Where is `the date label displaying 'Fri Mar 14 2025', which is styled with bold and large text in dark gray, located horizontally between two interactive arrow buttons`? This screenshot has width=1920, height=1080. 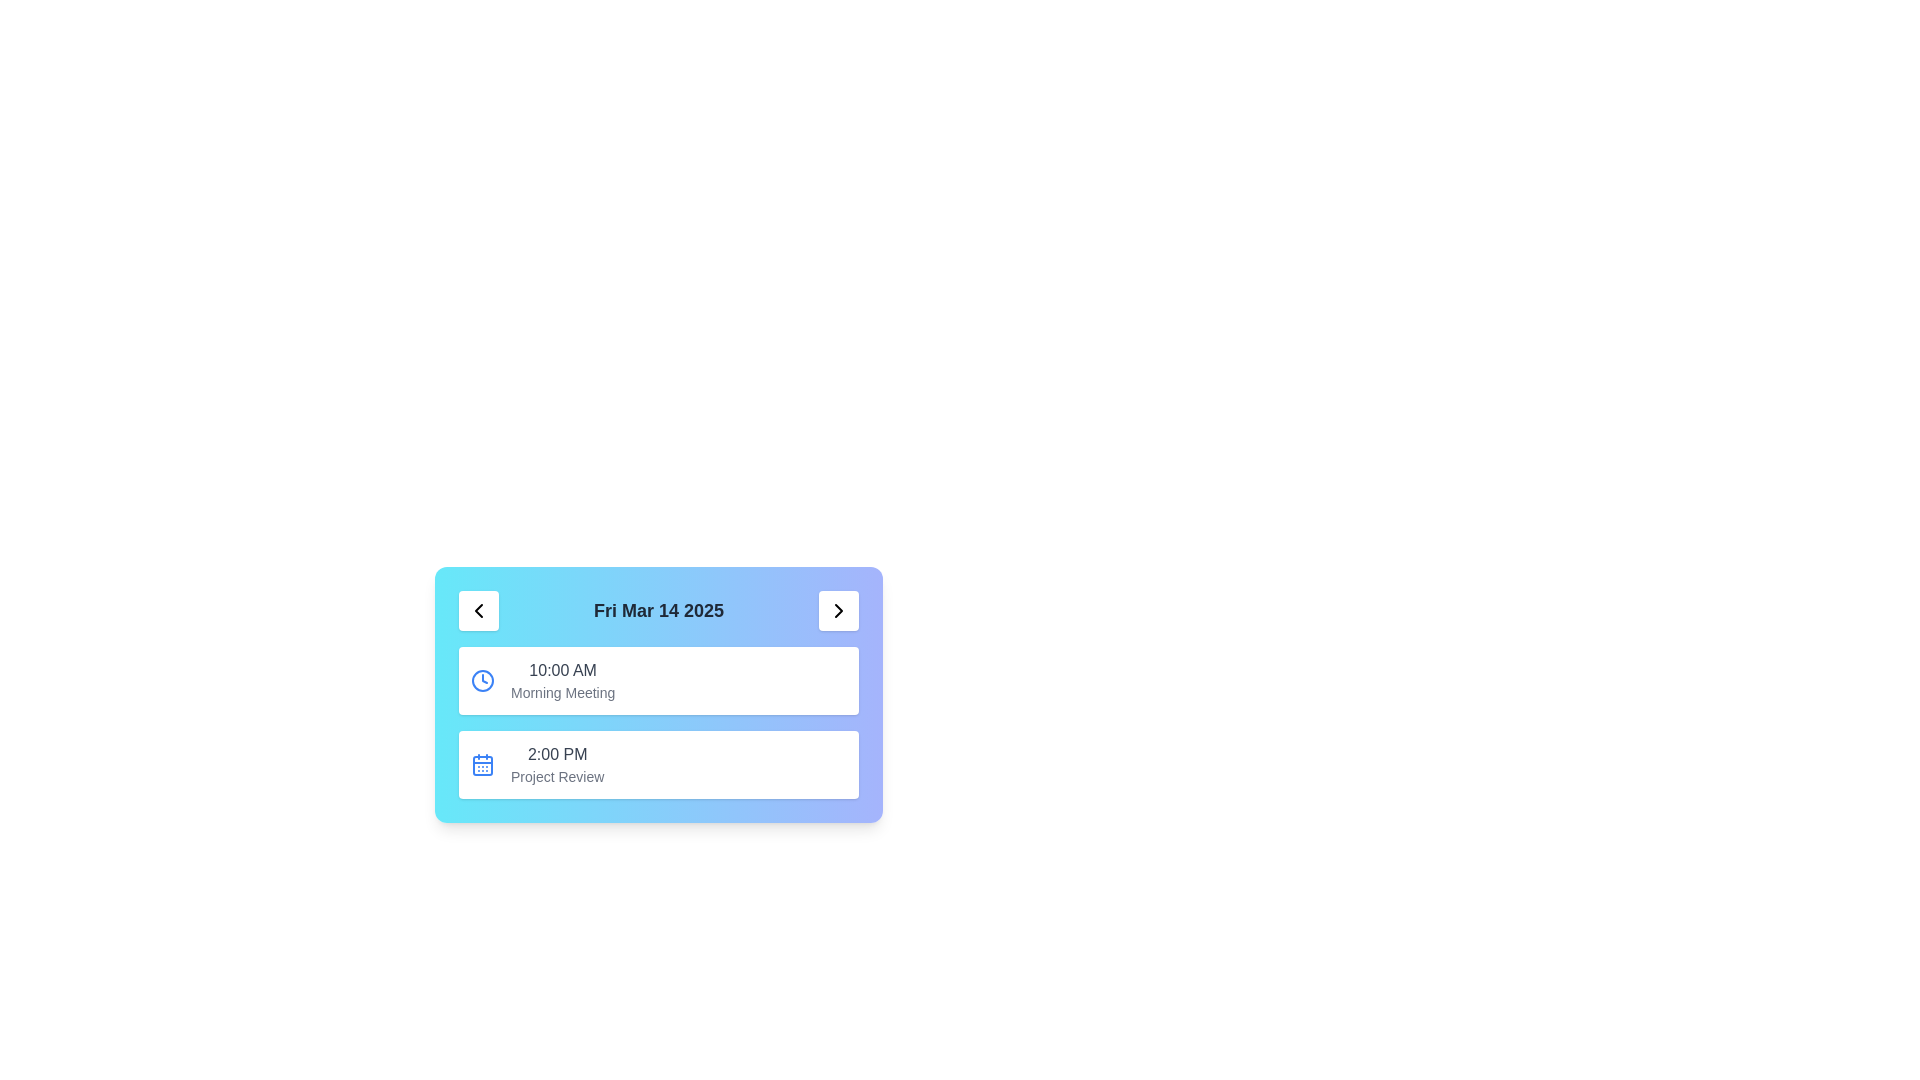
the date label displaying 'Fri Mar 14 2025', which is styled with bold and large text in dark gray, located horizontally between two interactive arrow buttons is located at coordinates (658, 609).